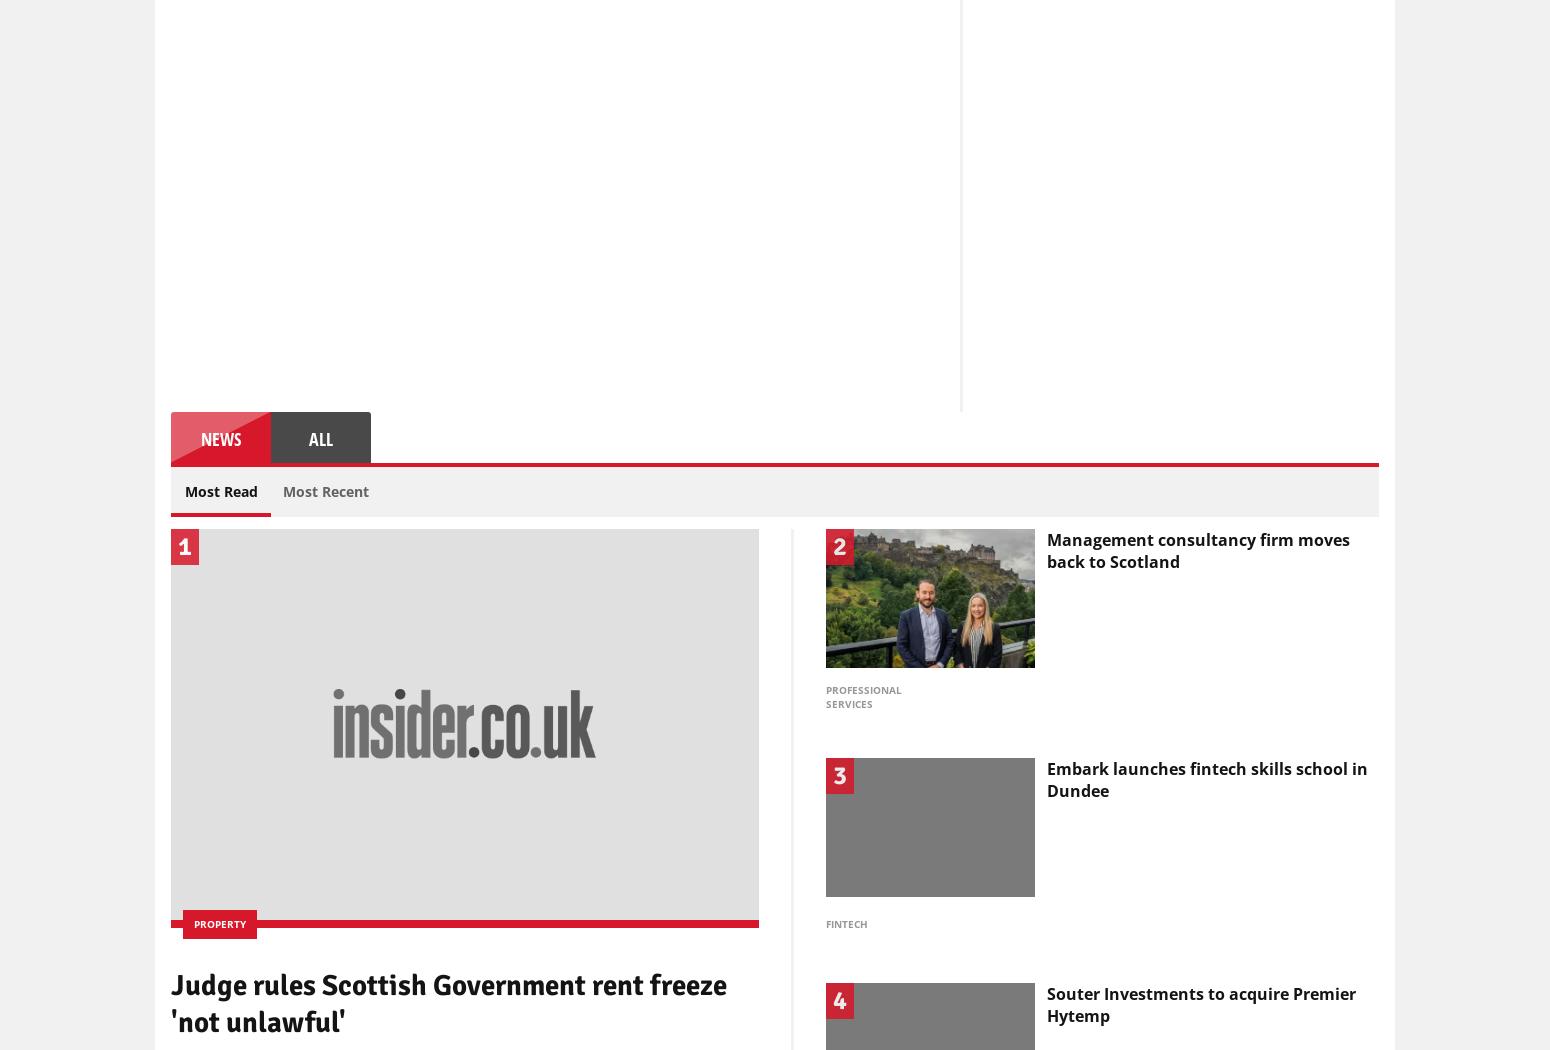 The height and width of the screenshot is (1050, 1550). Describe the element at coordinates (218, 922) in the screenshot. I see `'Property'` at that location.